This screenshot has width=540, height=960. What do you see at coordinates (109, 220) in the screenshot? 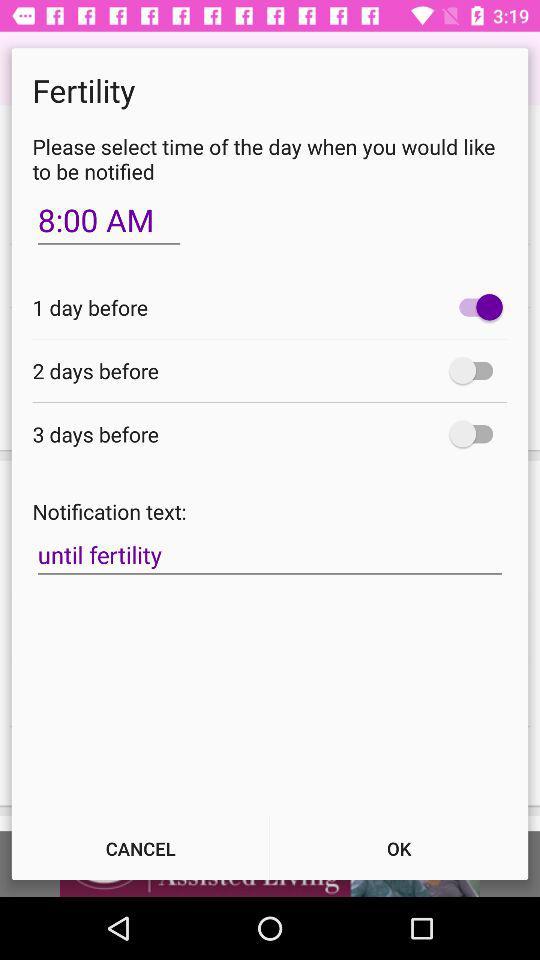
I see `the item below please select time` at bounding box center [109, 220].